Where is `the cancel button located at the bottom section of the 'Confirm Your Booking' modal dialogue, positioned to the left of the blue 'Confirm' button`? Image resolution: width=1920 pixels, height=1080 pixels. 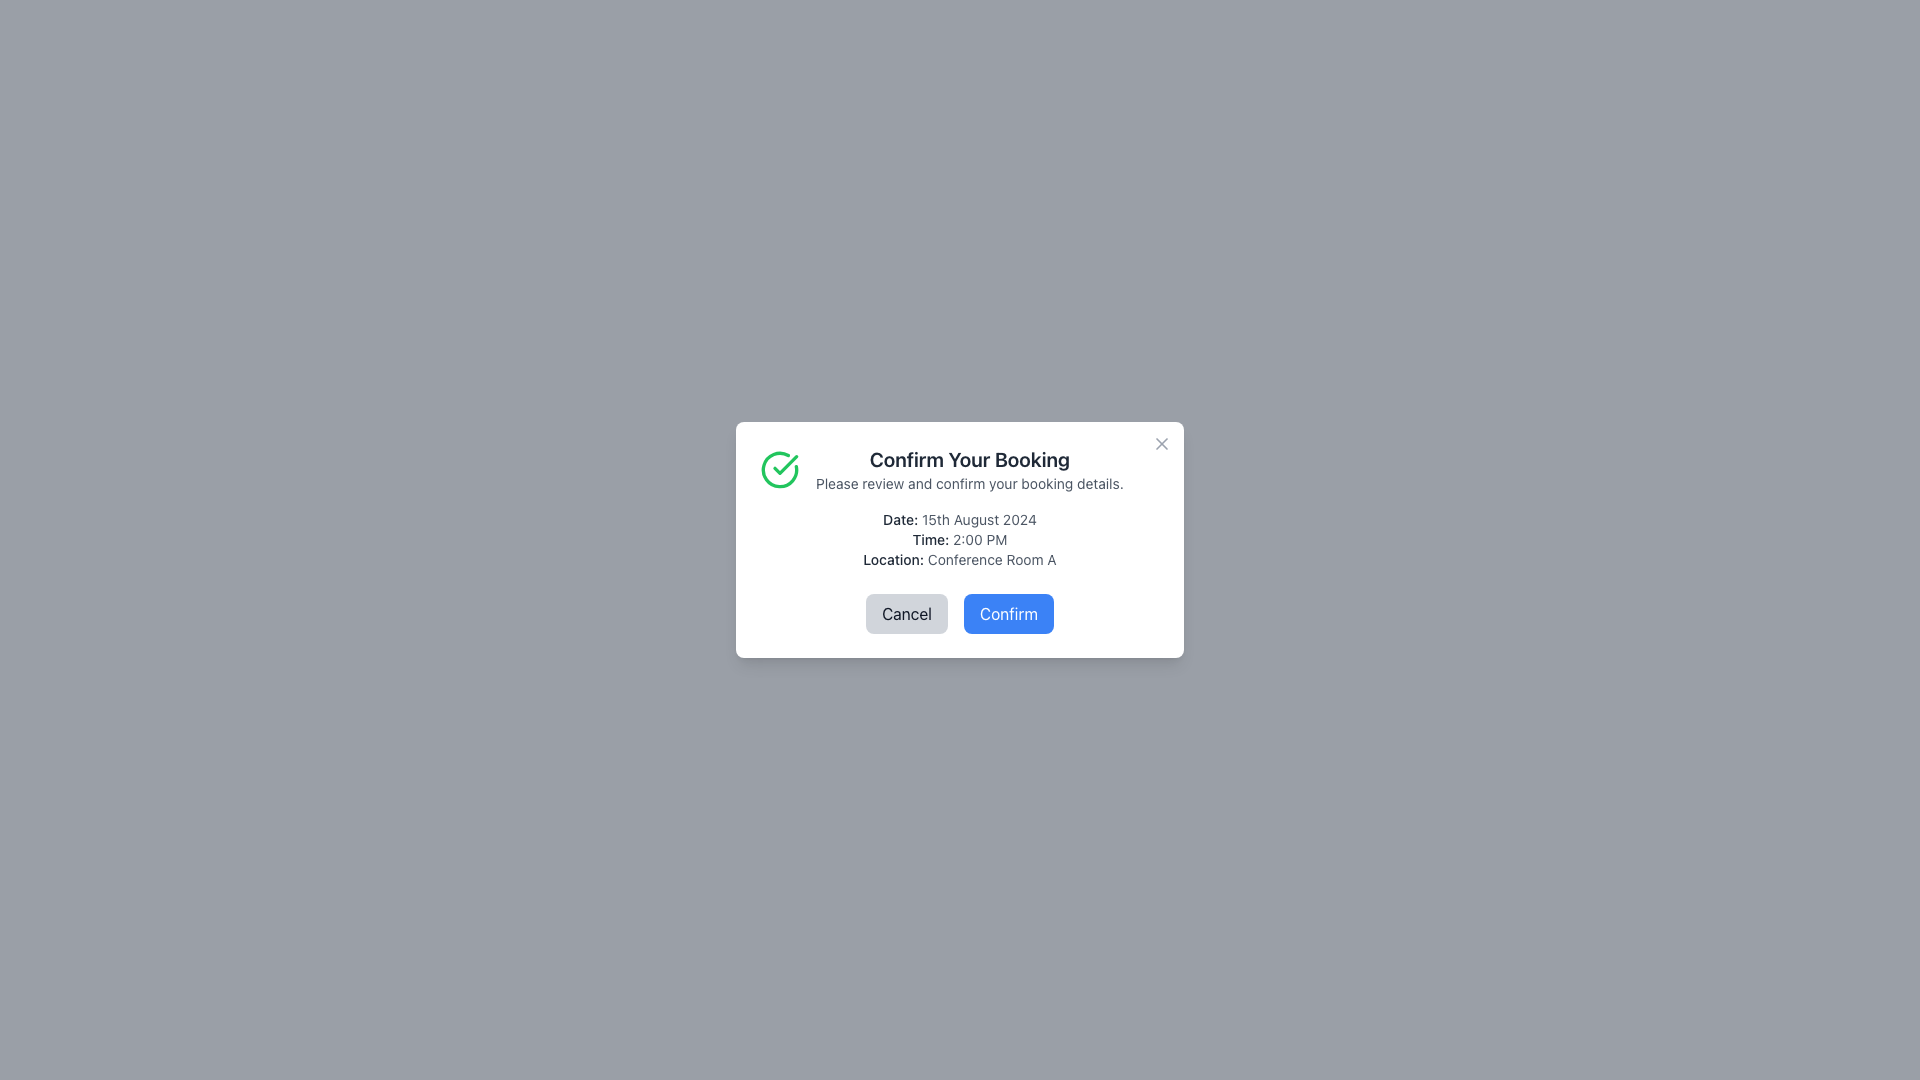
the cancel button located at the bottom section of the 'Confirm Your Booking' modal dialogue, positioned to the left of the blue 'Confirm' button is located at coordinates (906, 612).